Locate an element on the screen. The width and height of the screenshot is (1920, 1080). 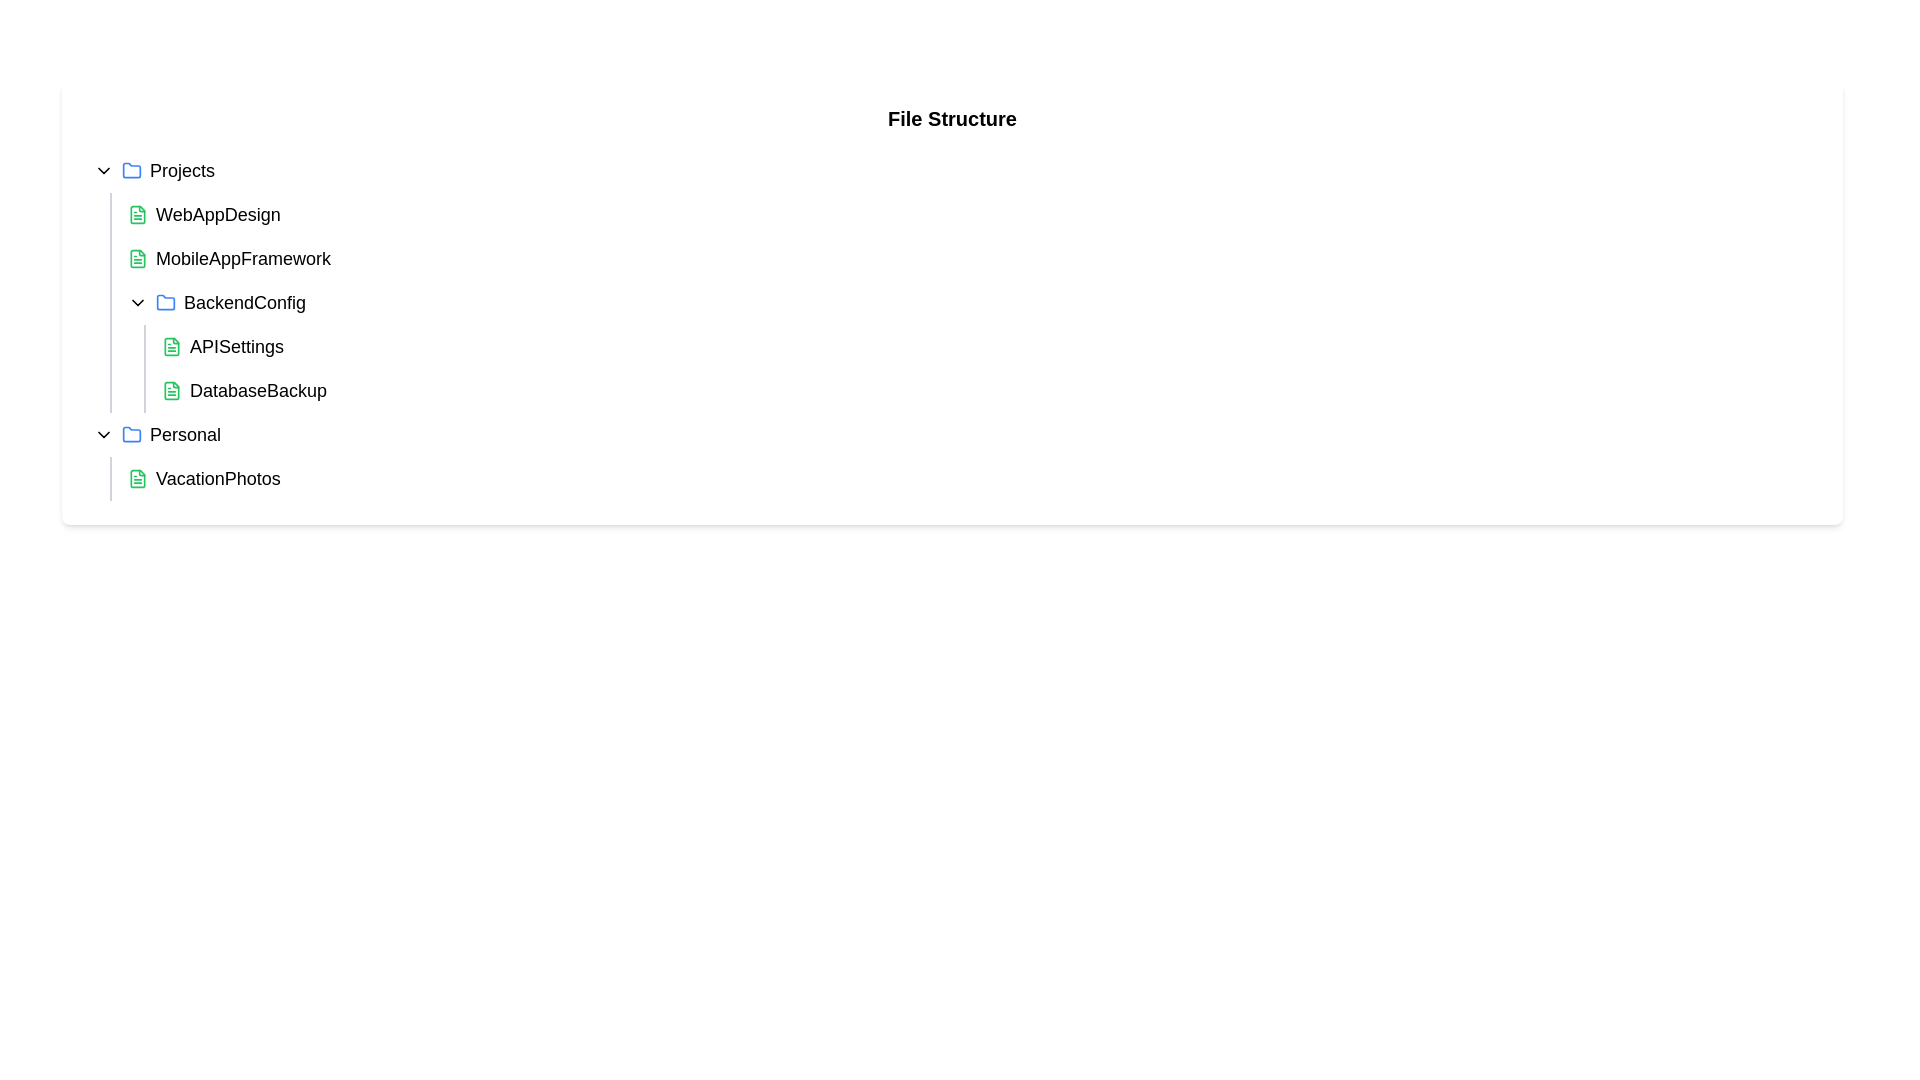
the stylized blue folder icon located in the 'Personal' section, below the 'Projects' folder and above 'VacationPhotos' is located at coordinates (131, 433).